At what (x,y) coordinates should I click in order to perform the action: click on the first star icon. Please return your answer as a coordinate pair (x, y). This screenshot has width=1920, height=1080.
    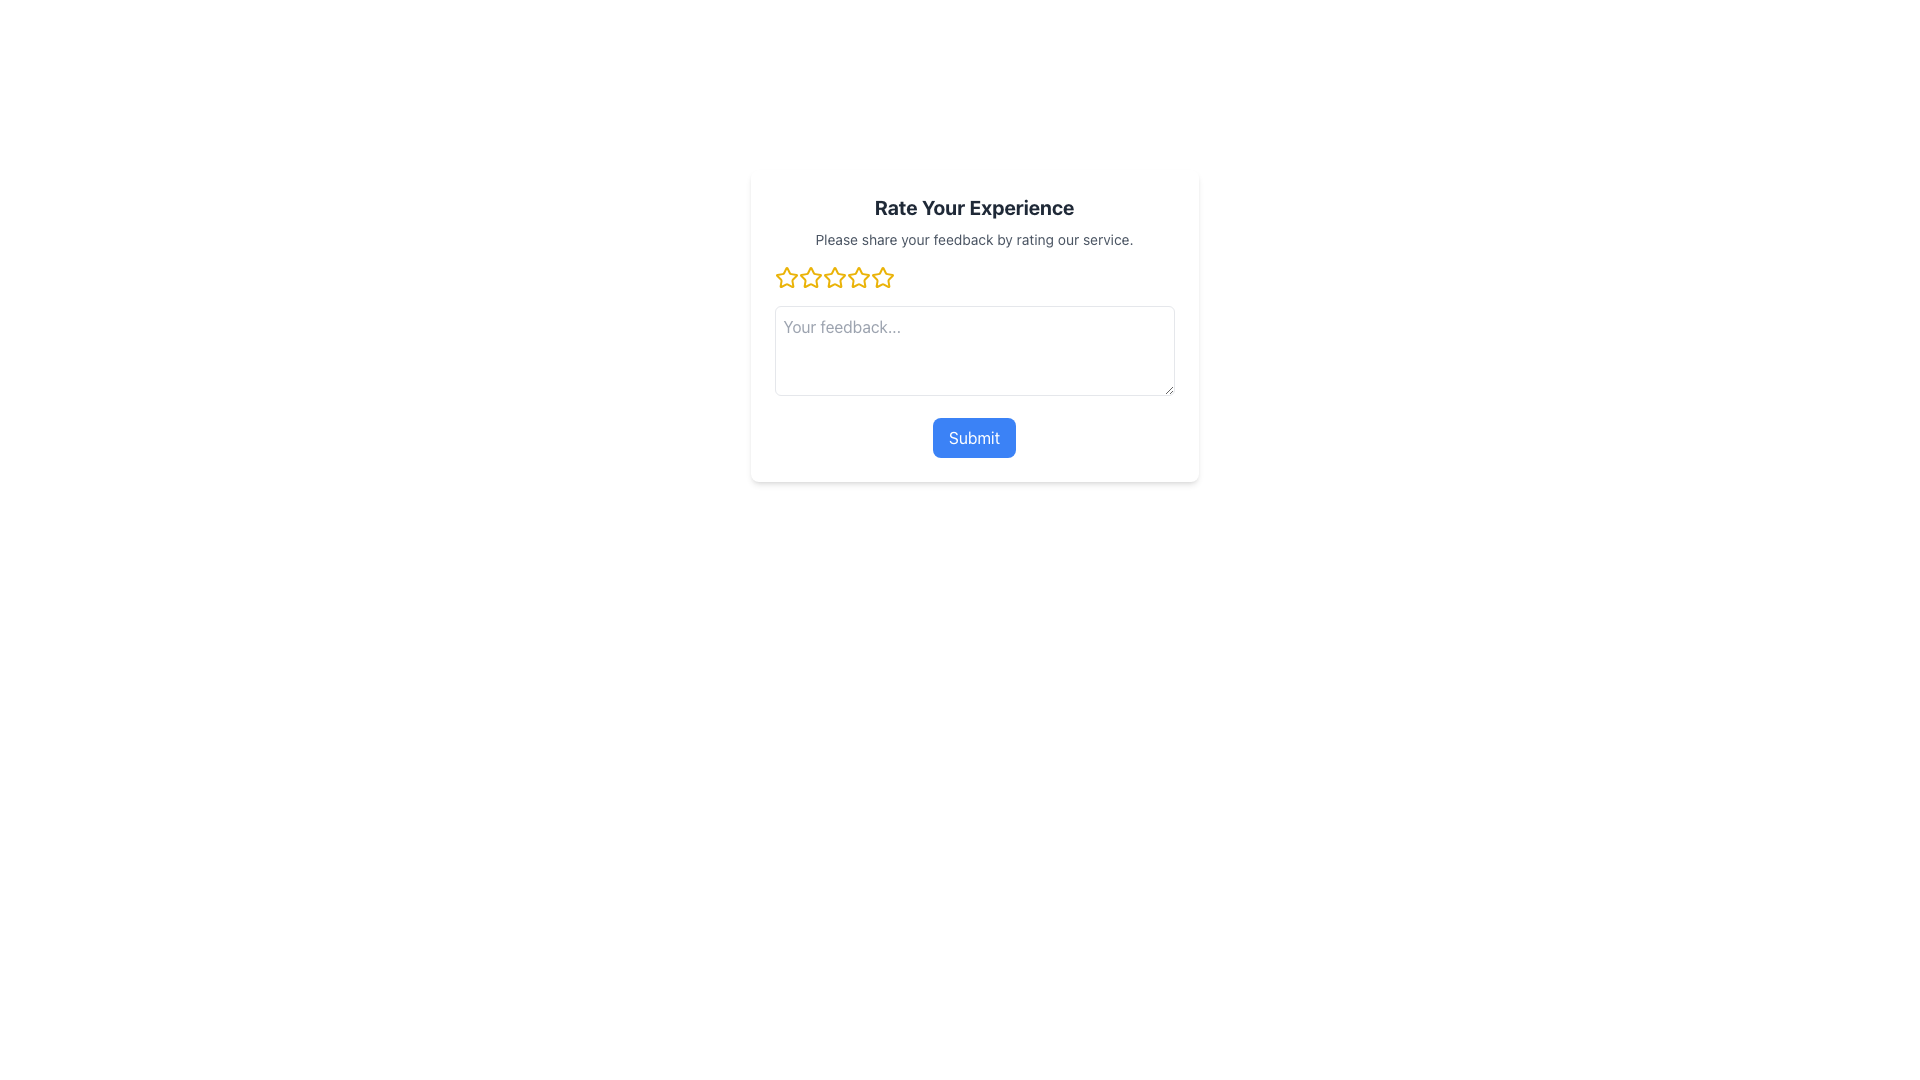
    Looking at the image, I should click on (785, 277).